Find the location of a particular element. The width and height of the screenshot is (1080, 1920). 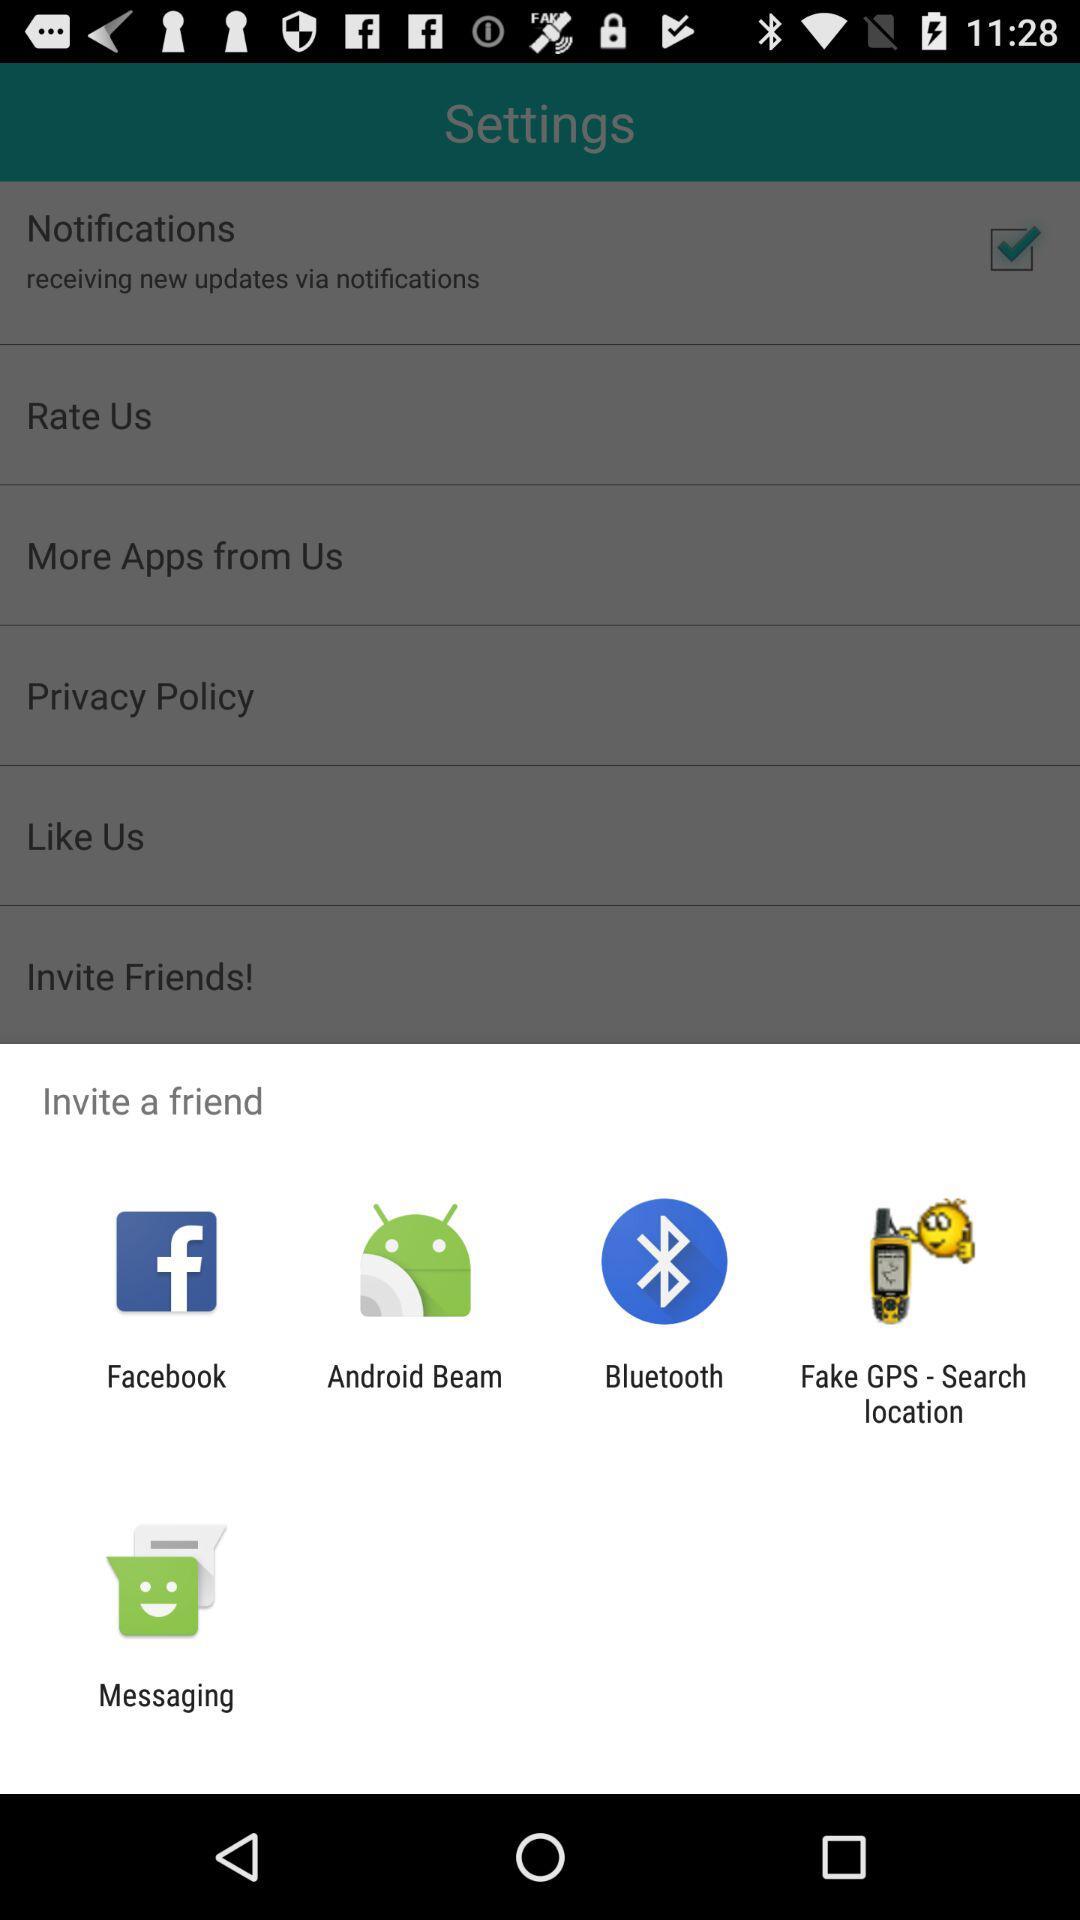

the icon to the right of facebook item is located at coordinates (414, 1392).